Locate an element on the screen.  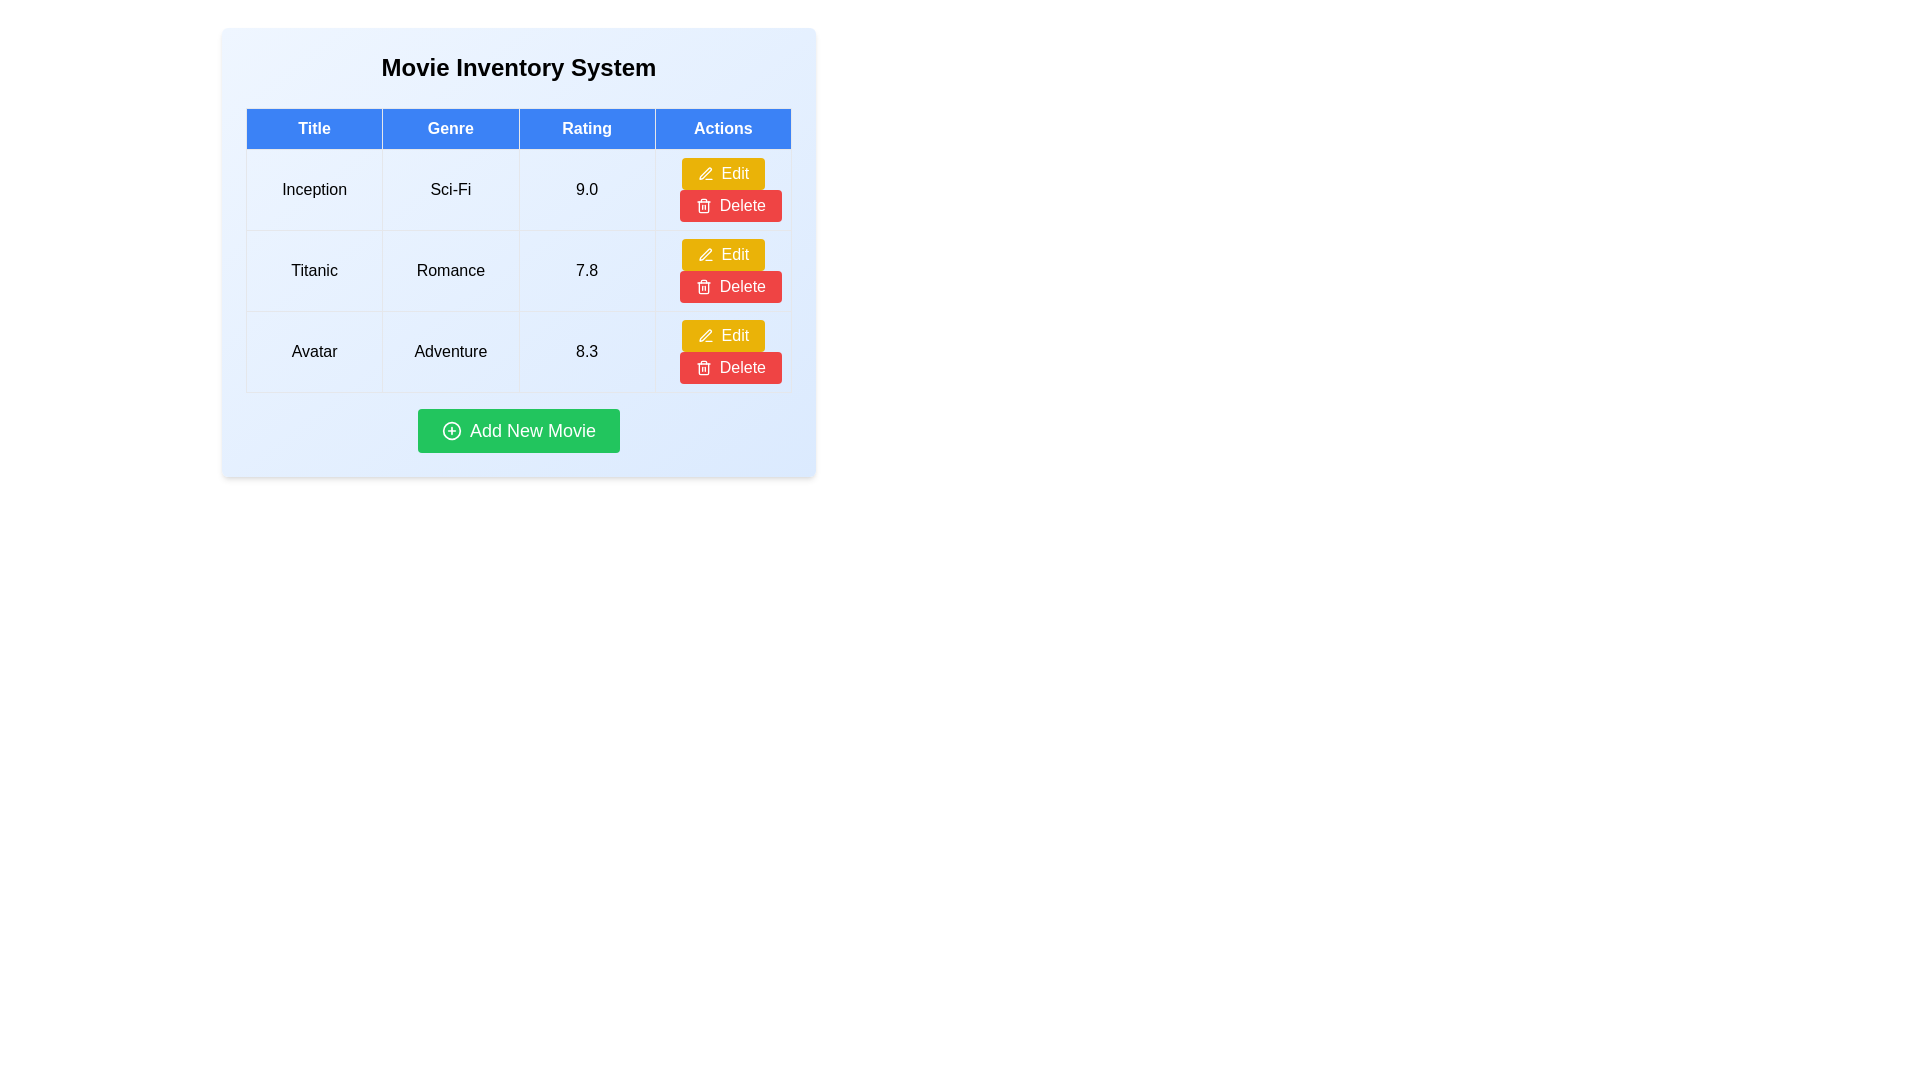
the header text 'Movie Inventory System' to observe any dynamic effects is located at coordinates (518, 67).